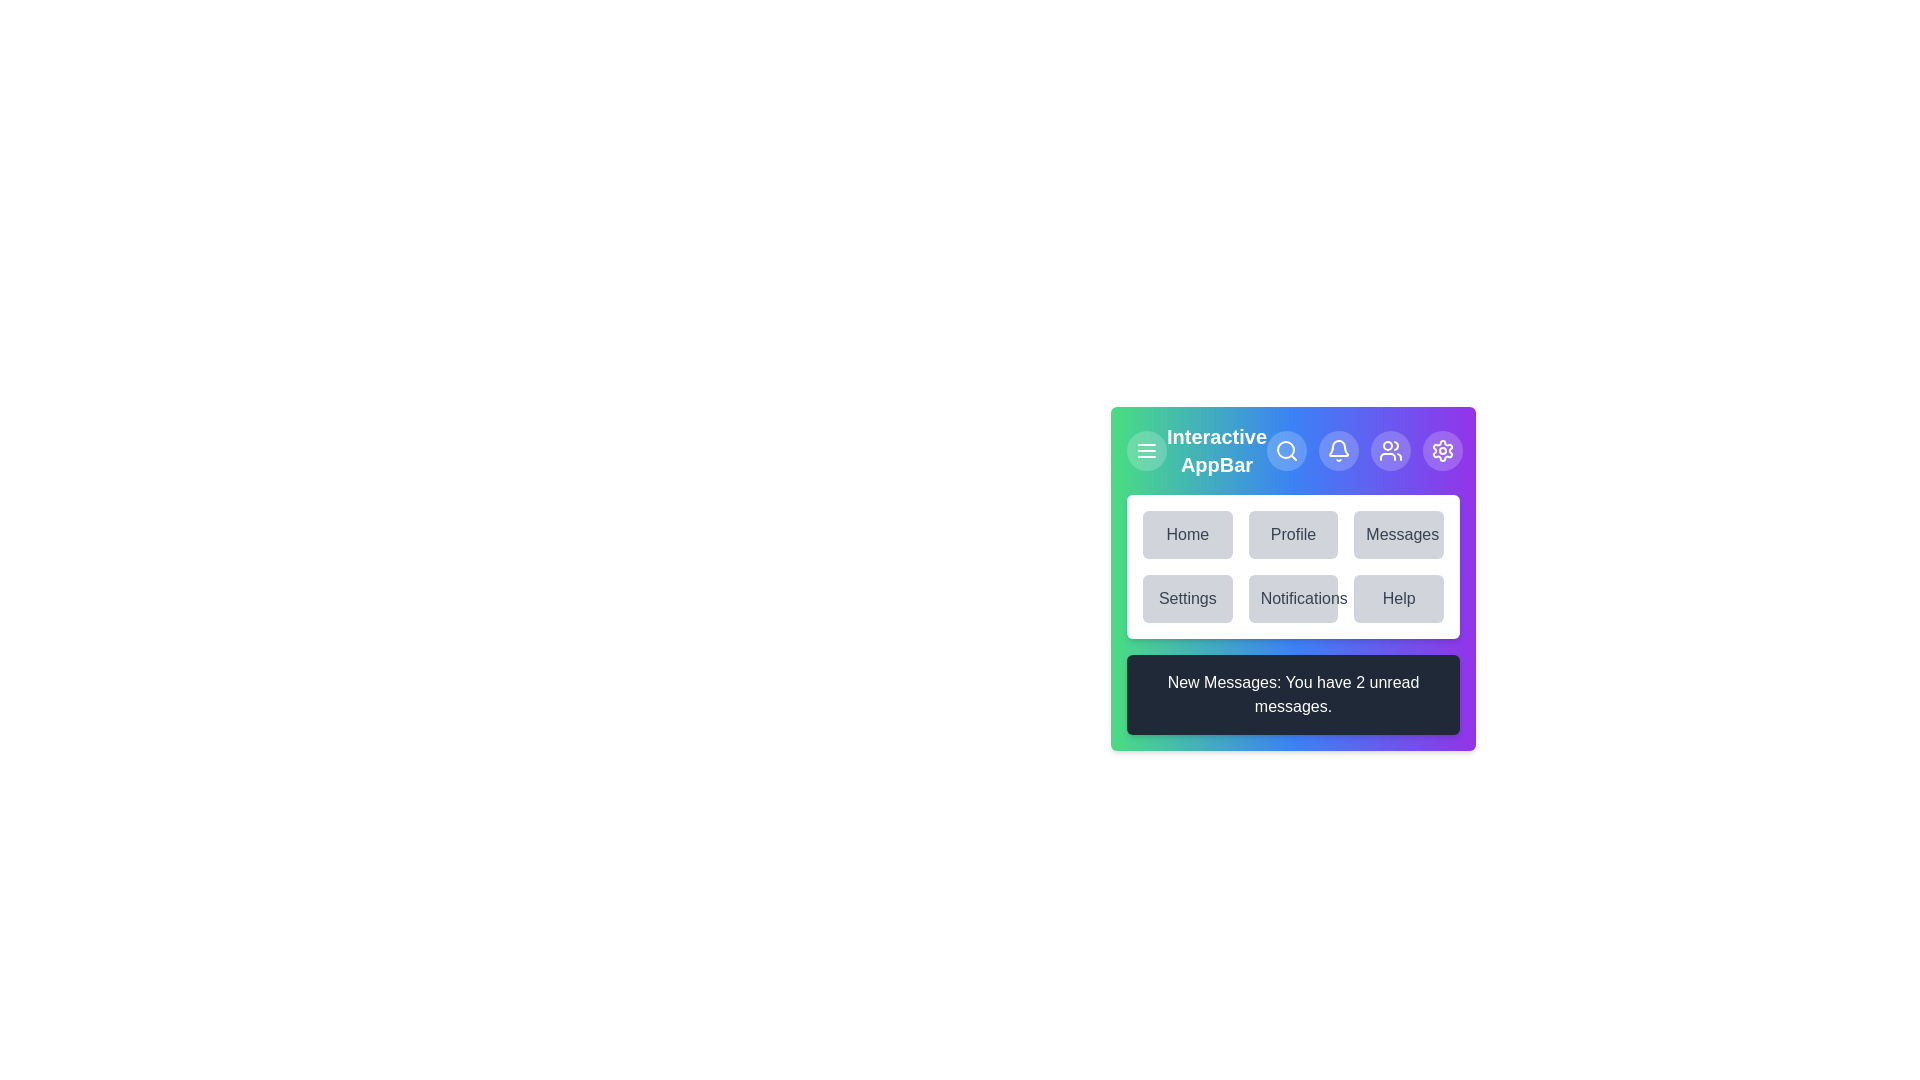 This screenshot has width=1920, height=1080. Describe the element at coordinates (1443, 451) in the screenshot. I see `the settings icon to access settings` at that location.